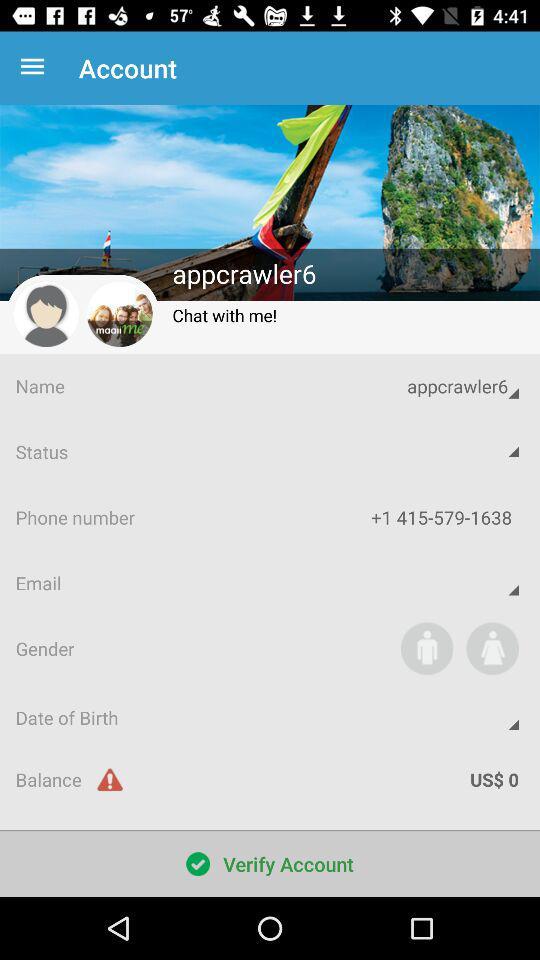 The width and height of the screenshot is (540, 960). What do you see at coordinates (426, 647) in the screenshot?
I see `the item to the right of the gender` at bounding box center [426, 647].